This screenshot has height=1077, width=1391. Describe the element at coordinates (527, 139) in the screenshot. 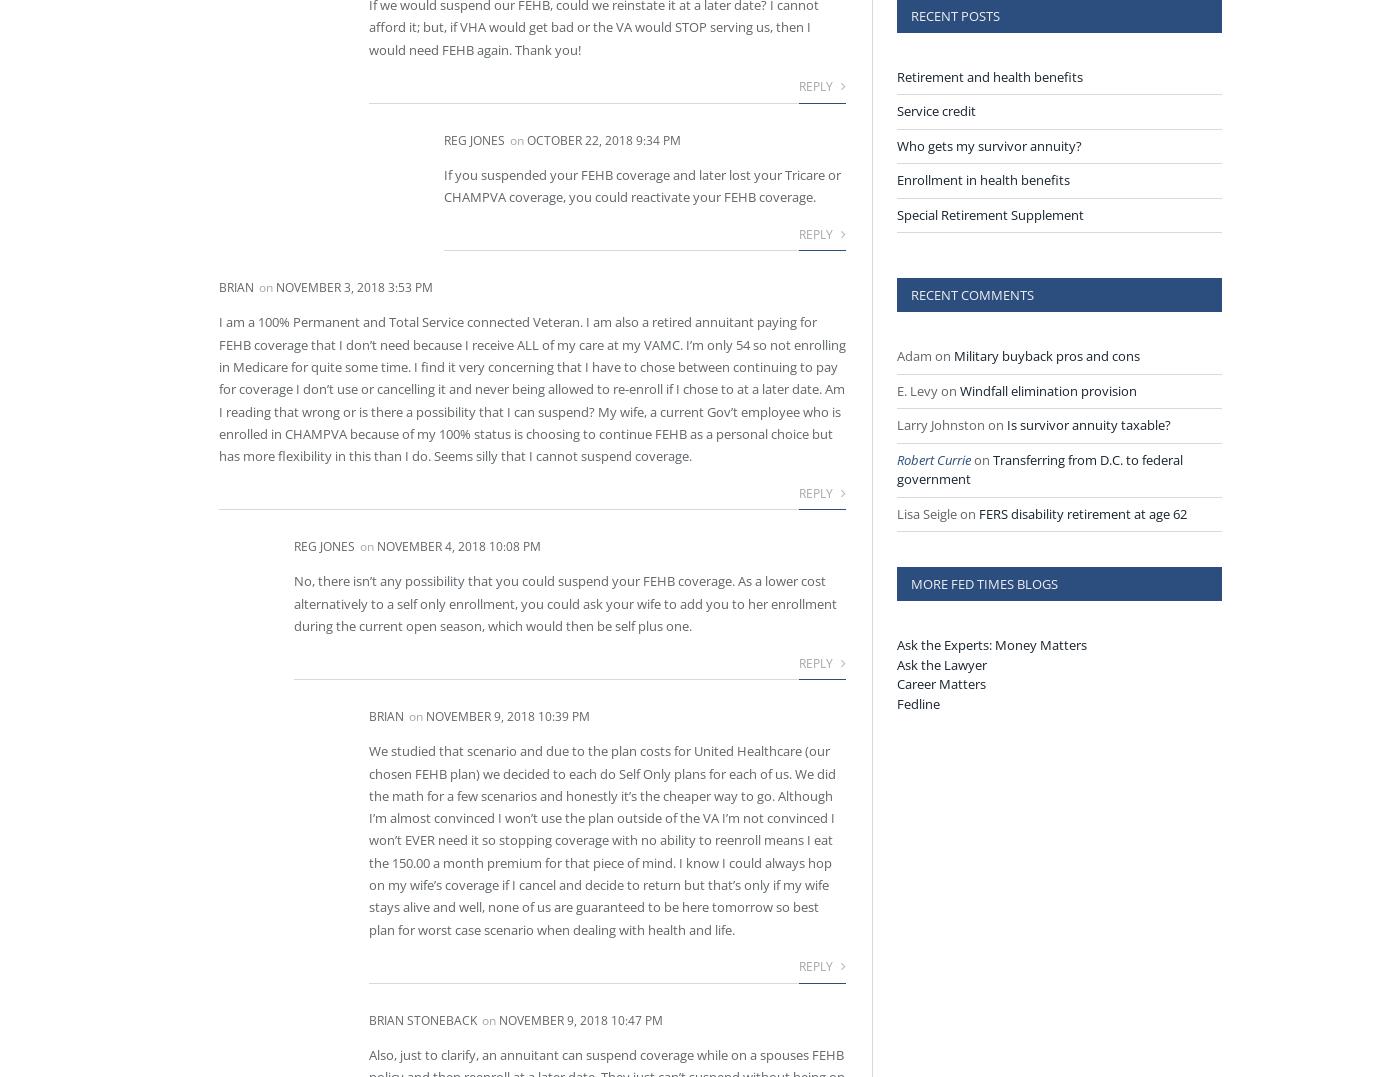

I see `'October 22, 2018 9:34 pm'` at that location.